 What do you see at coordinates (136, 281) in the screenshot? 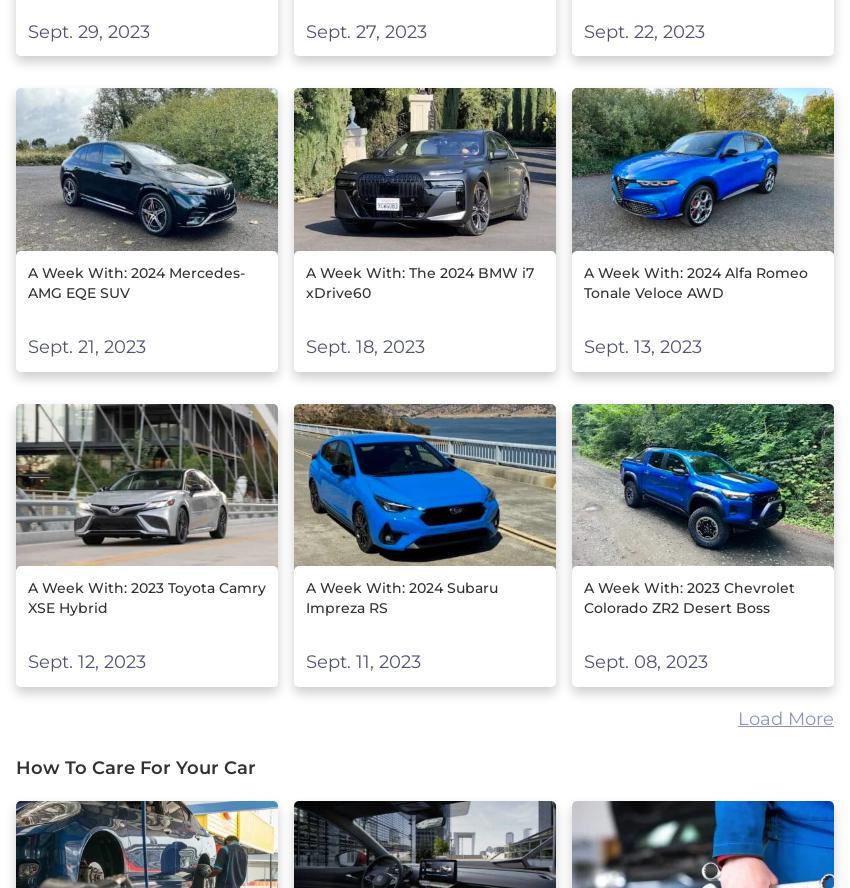
I see `'A Week With: 2024 Mercedes-AMG EQE SUV'` at bounding box center [136, 281].